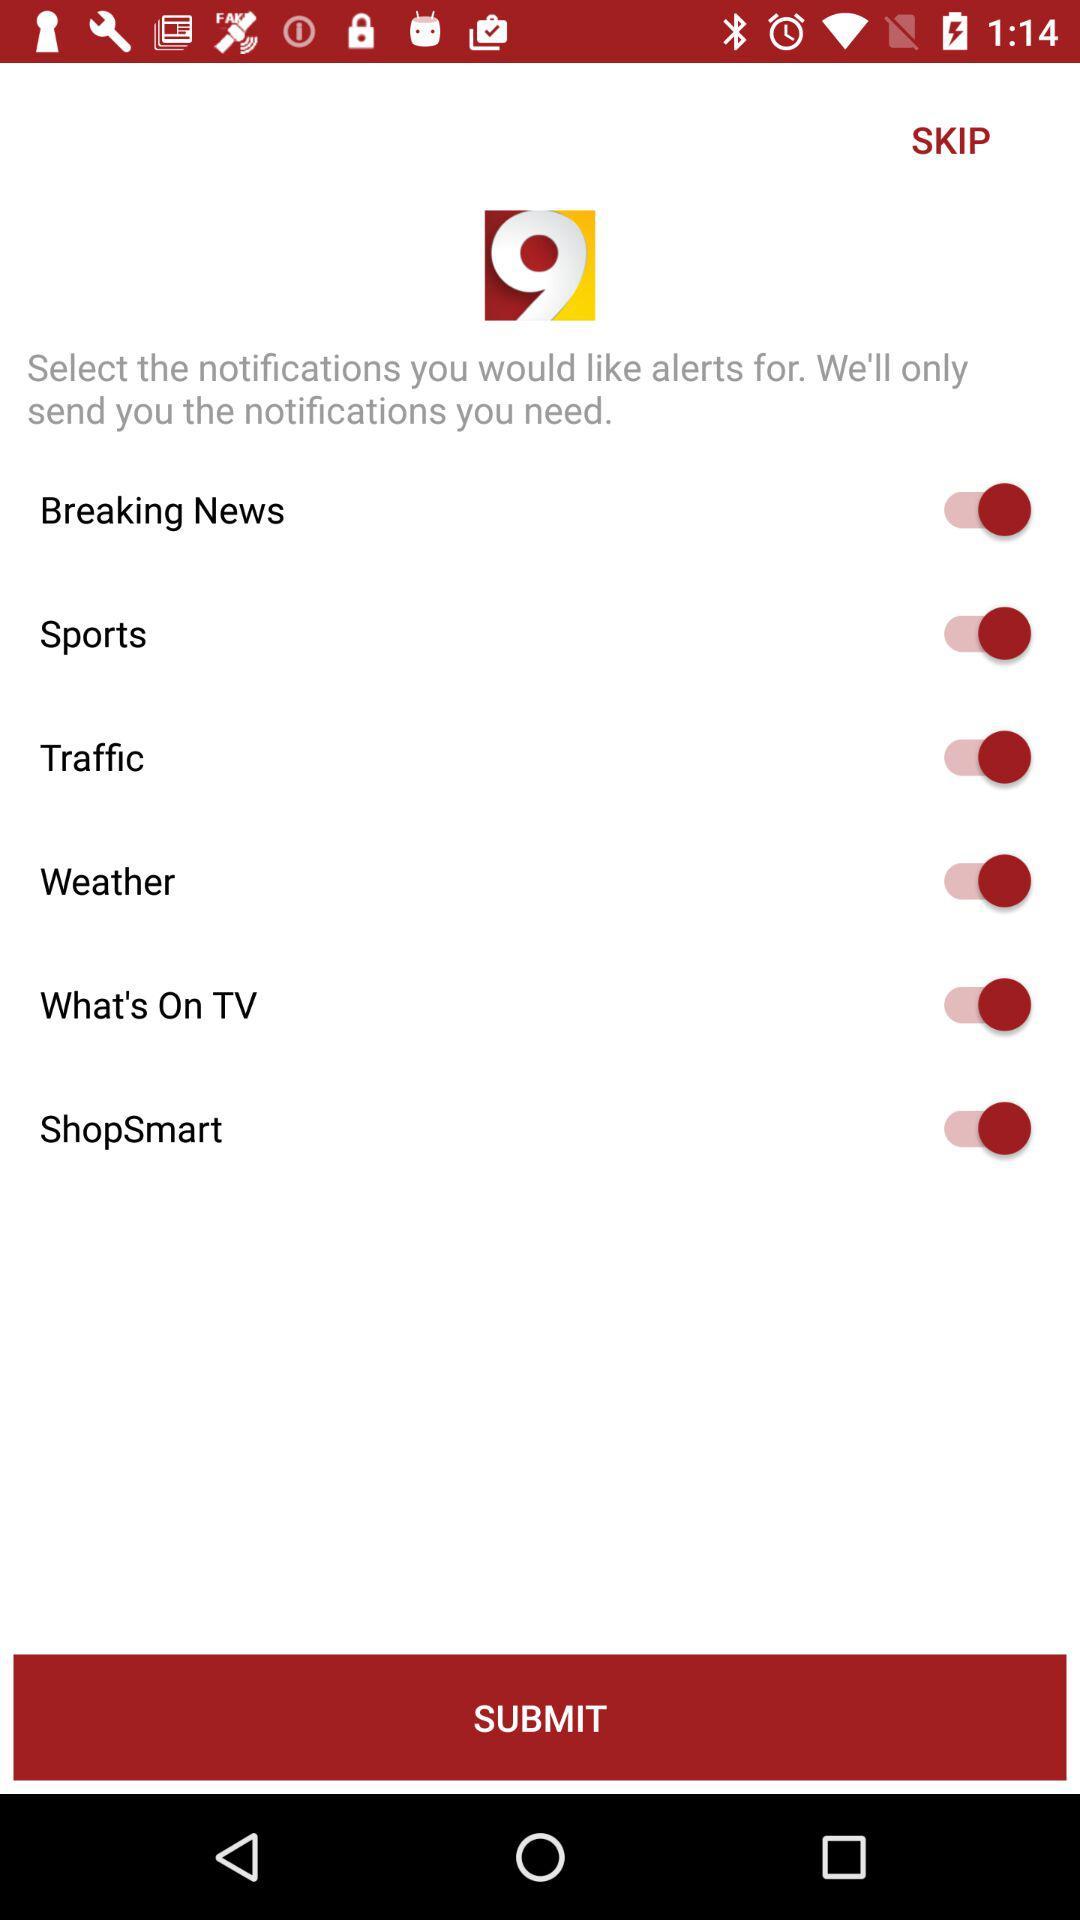  Describe the element at coordinates (977, 632) in the screenshot. I see `auto play` at that location.